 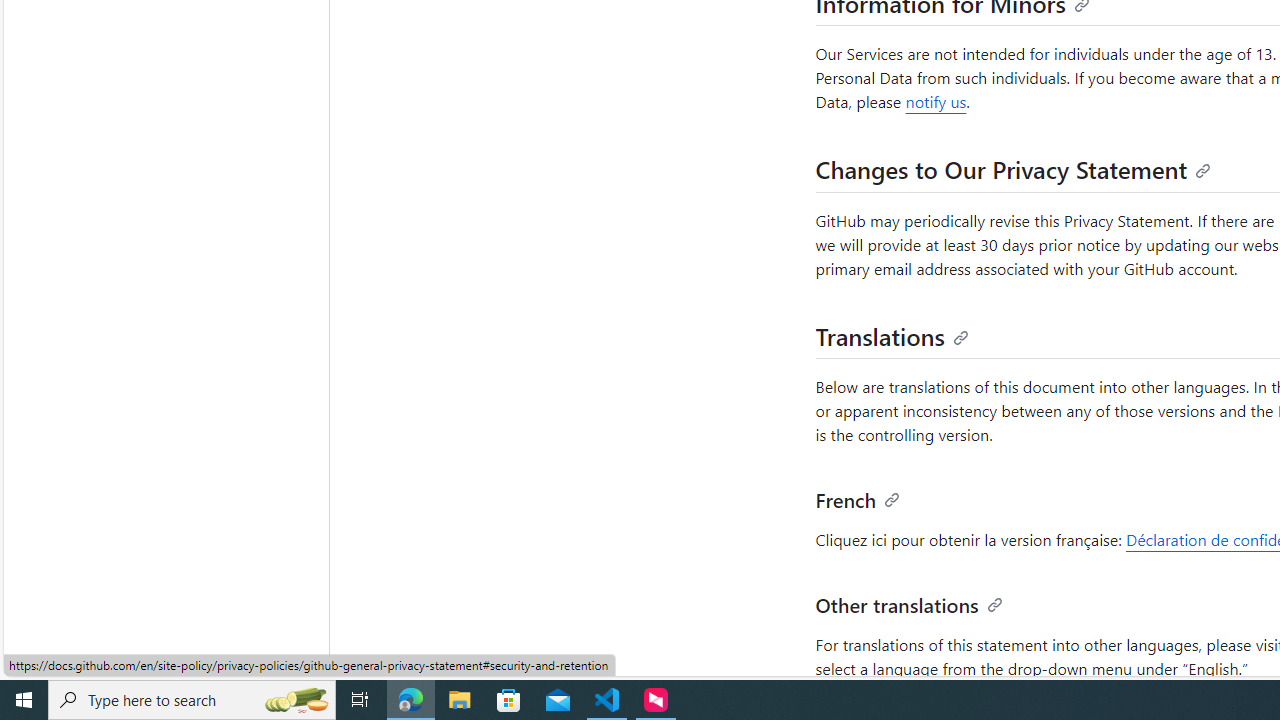 I want to click on 'French', so click(x=858, y=497).